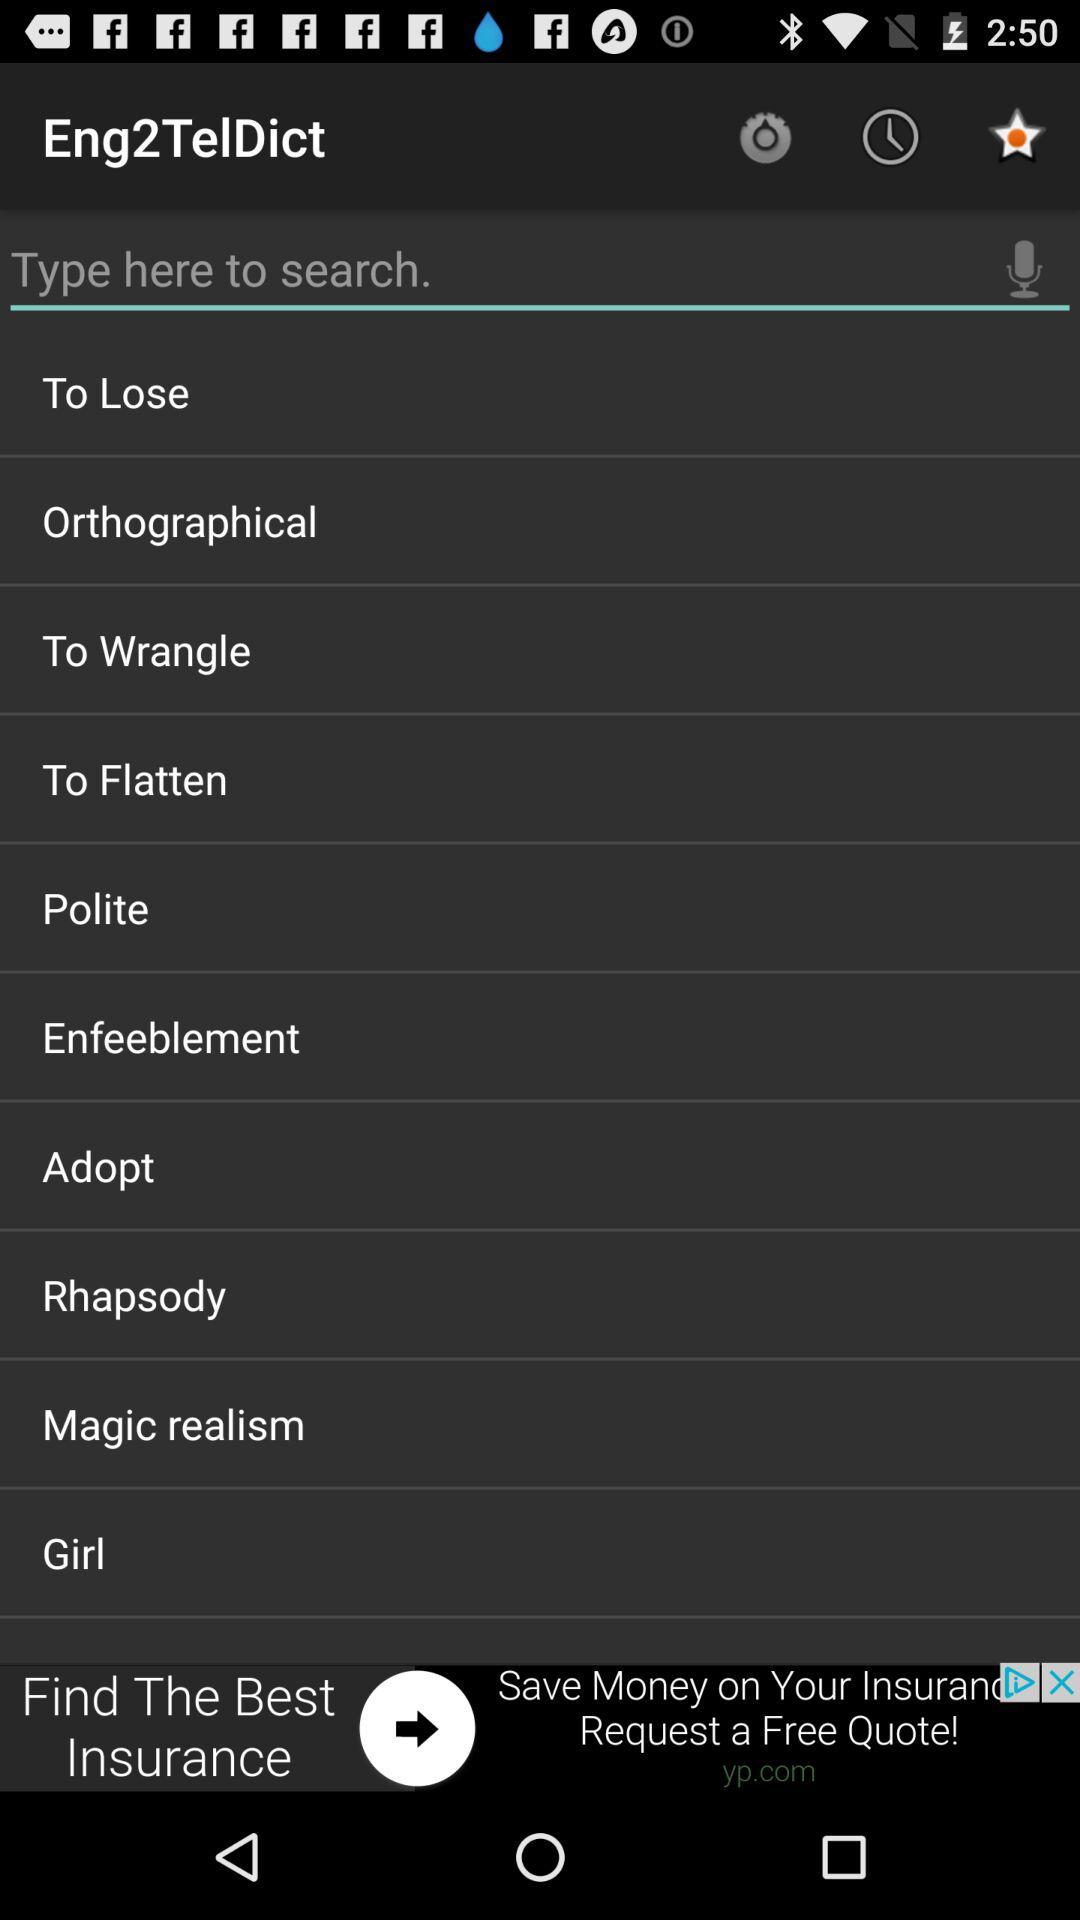 The width and height of the screenshot is (1080, 1920). I want to click on item below the to lose, so click(540, 520).